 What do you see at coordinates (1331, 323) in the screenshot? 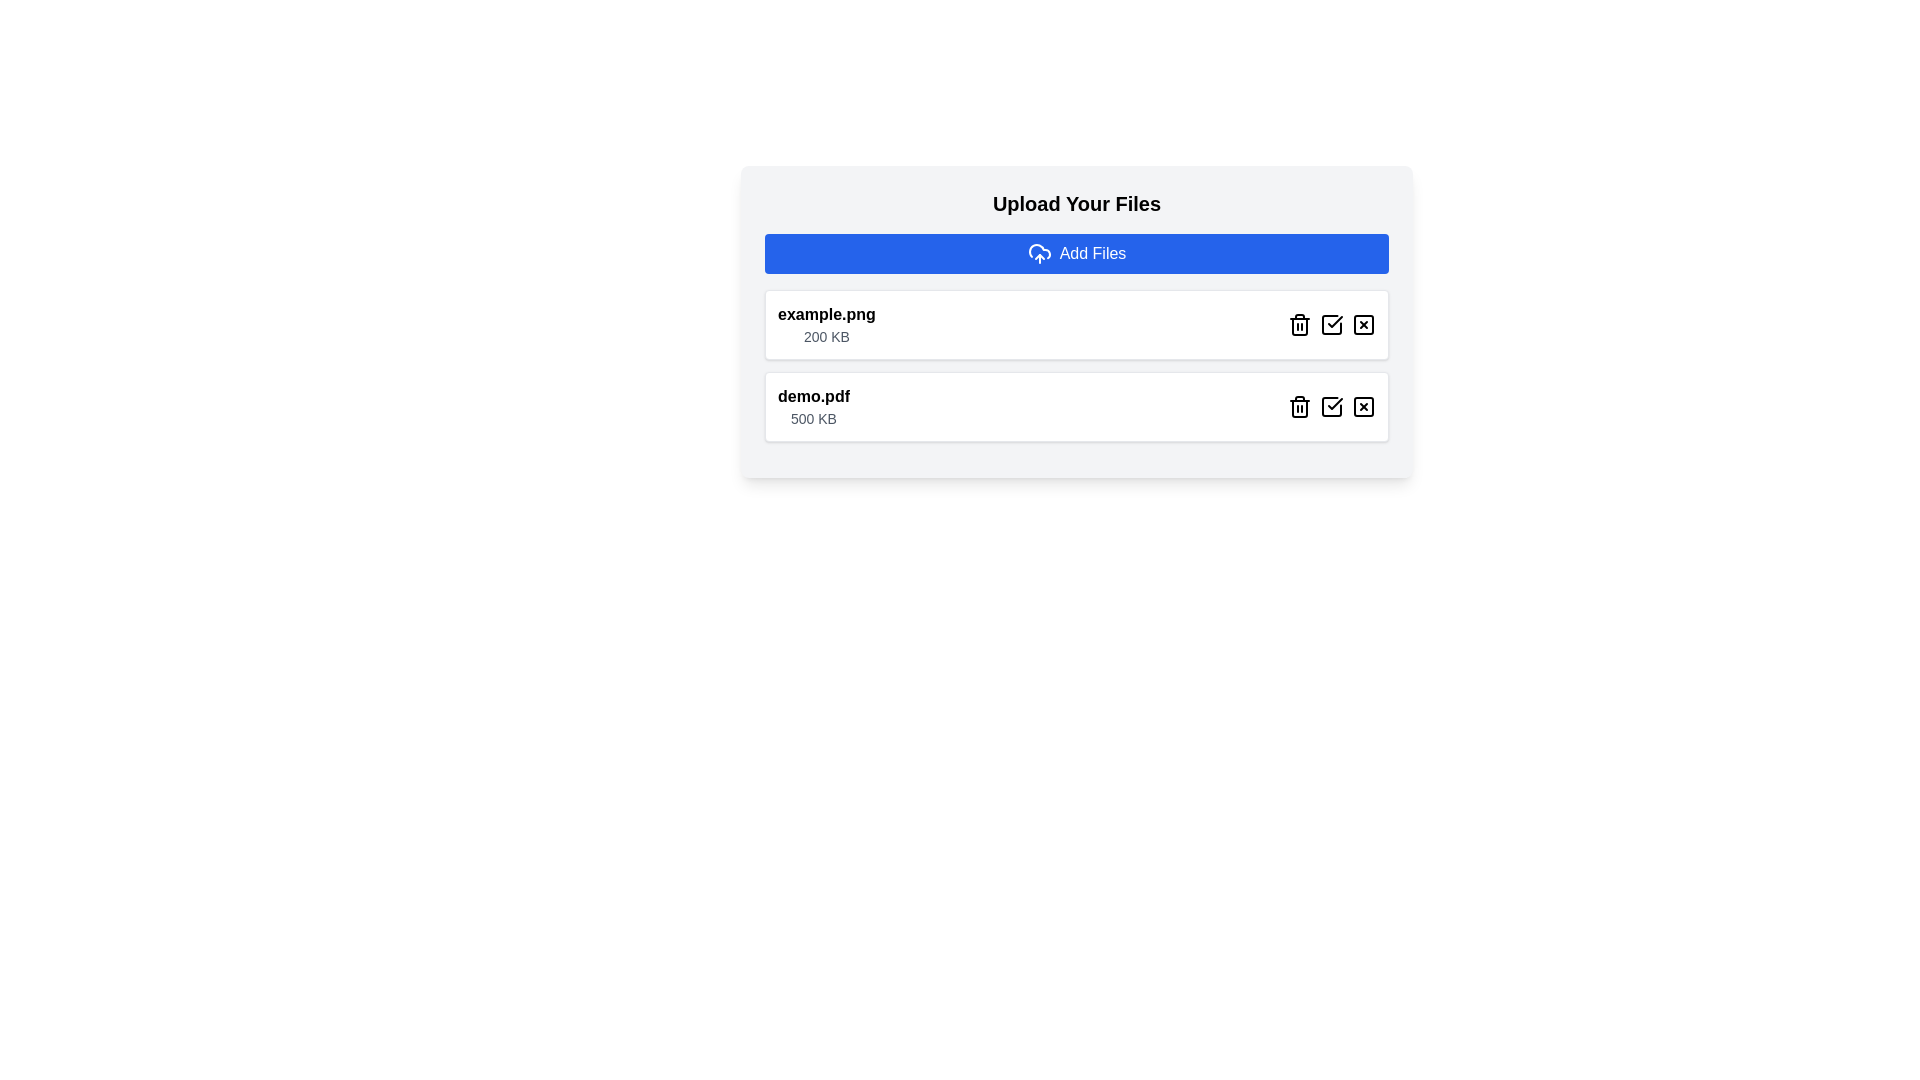
I see `the second button in the row of interactive icons, which has a checklist icon and is located between the trash icon and close icon, to mark the file 'example.png 200 KB' as selected or completed` at bounding box center [1331, 323].